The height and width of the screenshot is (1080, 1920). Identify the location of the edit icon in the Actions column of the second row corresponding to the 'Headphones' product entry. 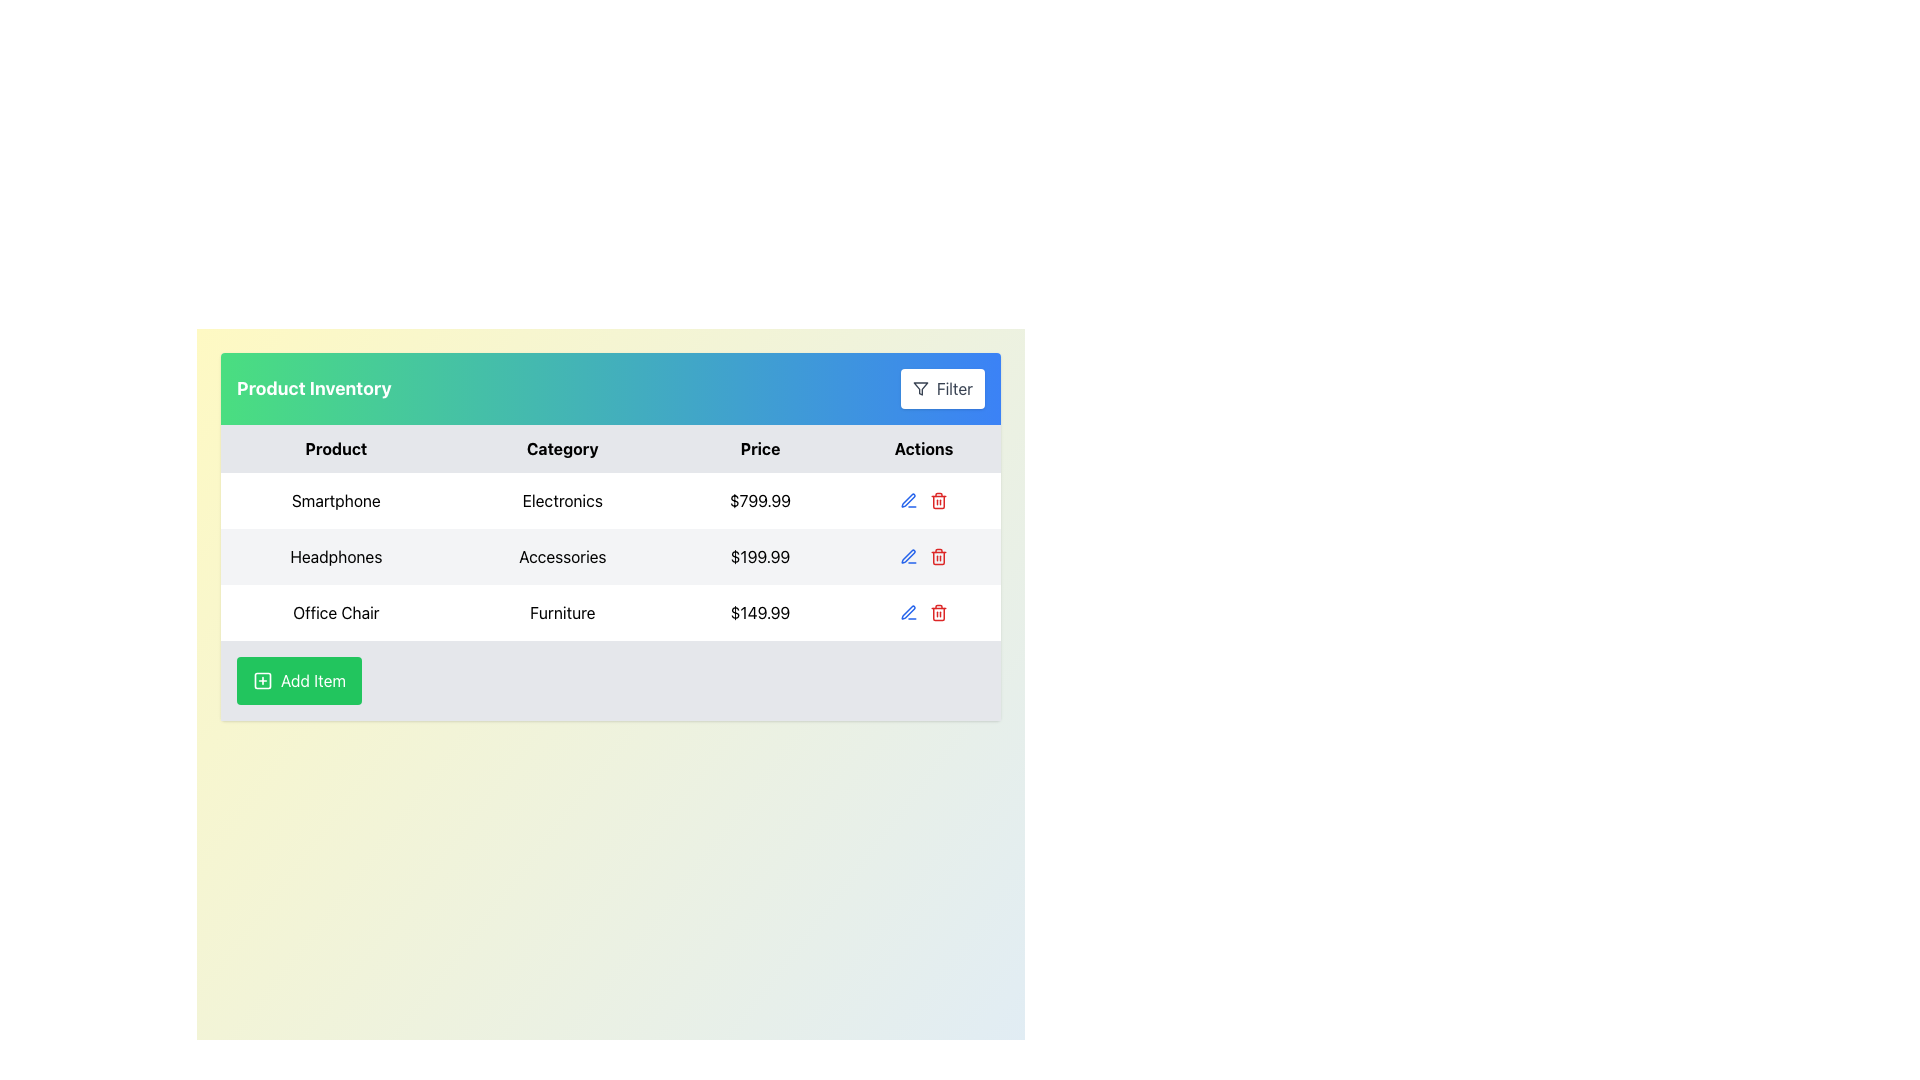
(907, 556).